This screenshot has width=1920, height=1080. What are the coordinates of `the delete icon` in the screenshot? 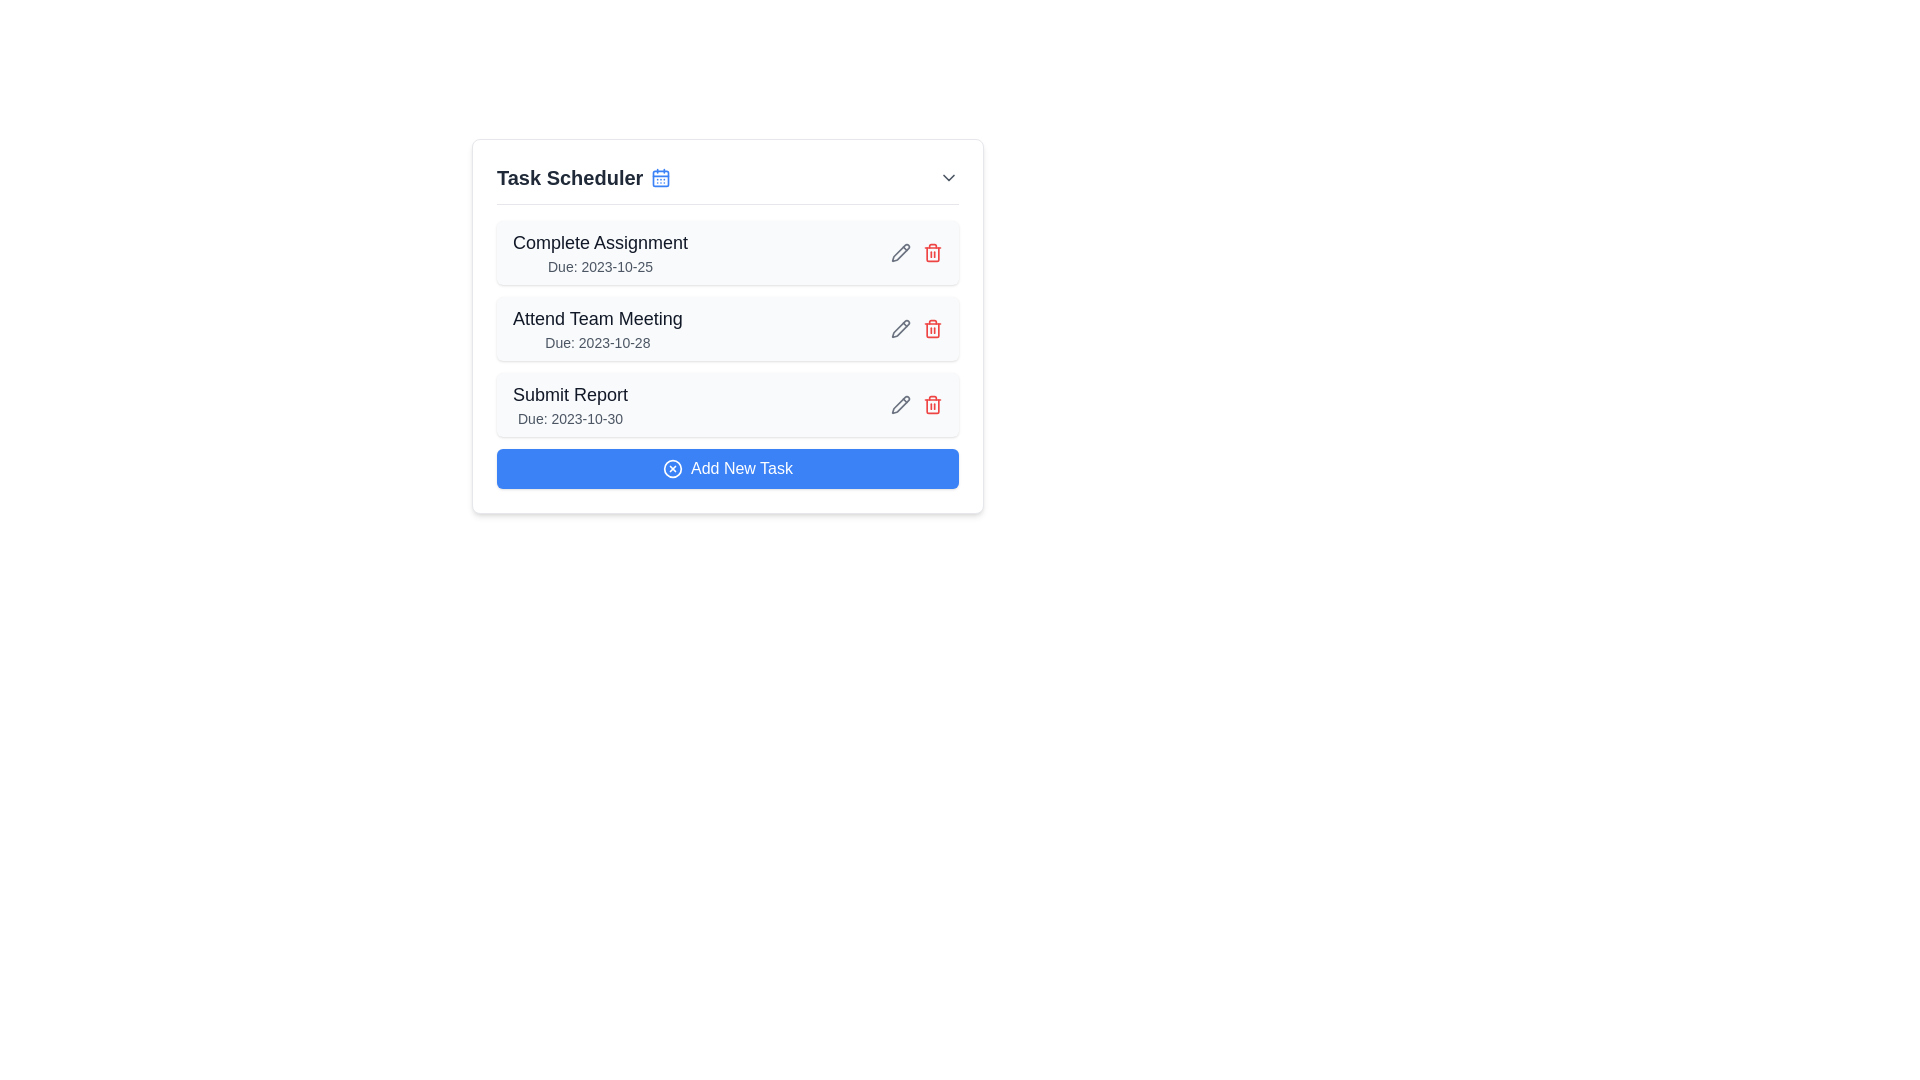 It's located at (931, 405).